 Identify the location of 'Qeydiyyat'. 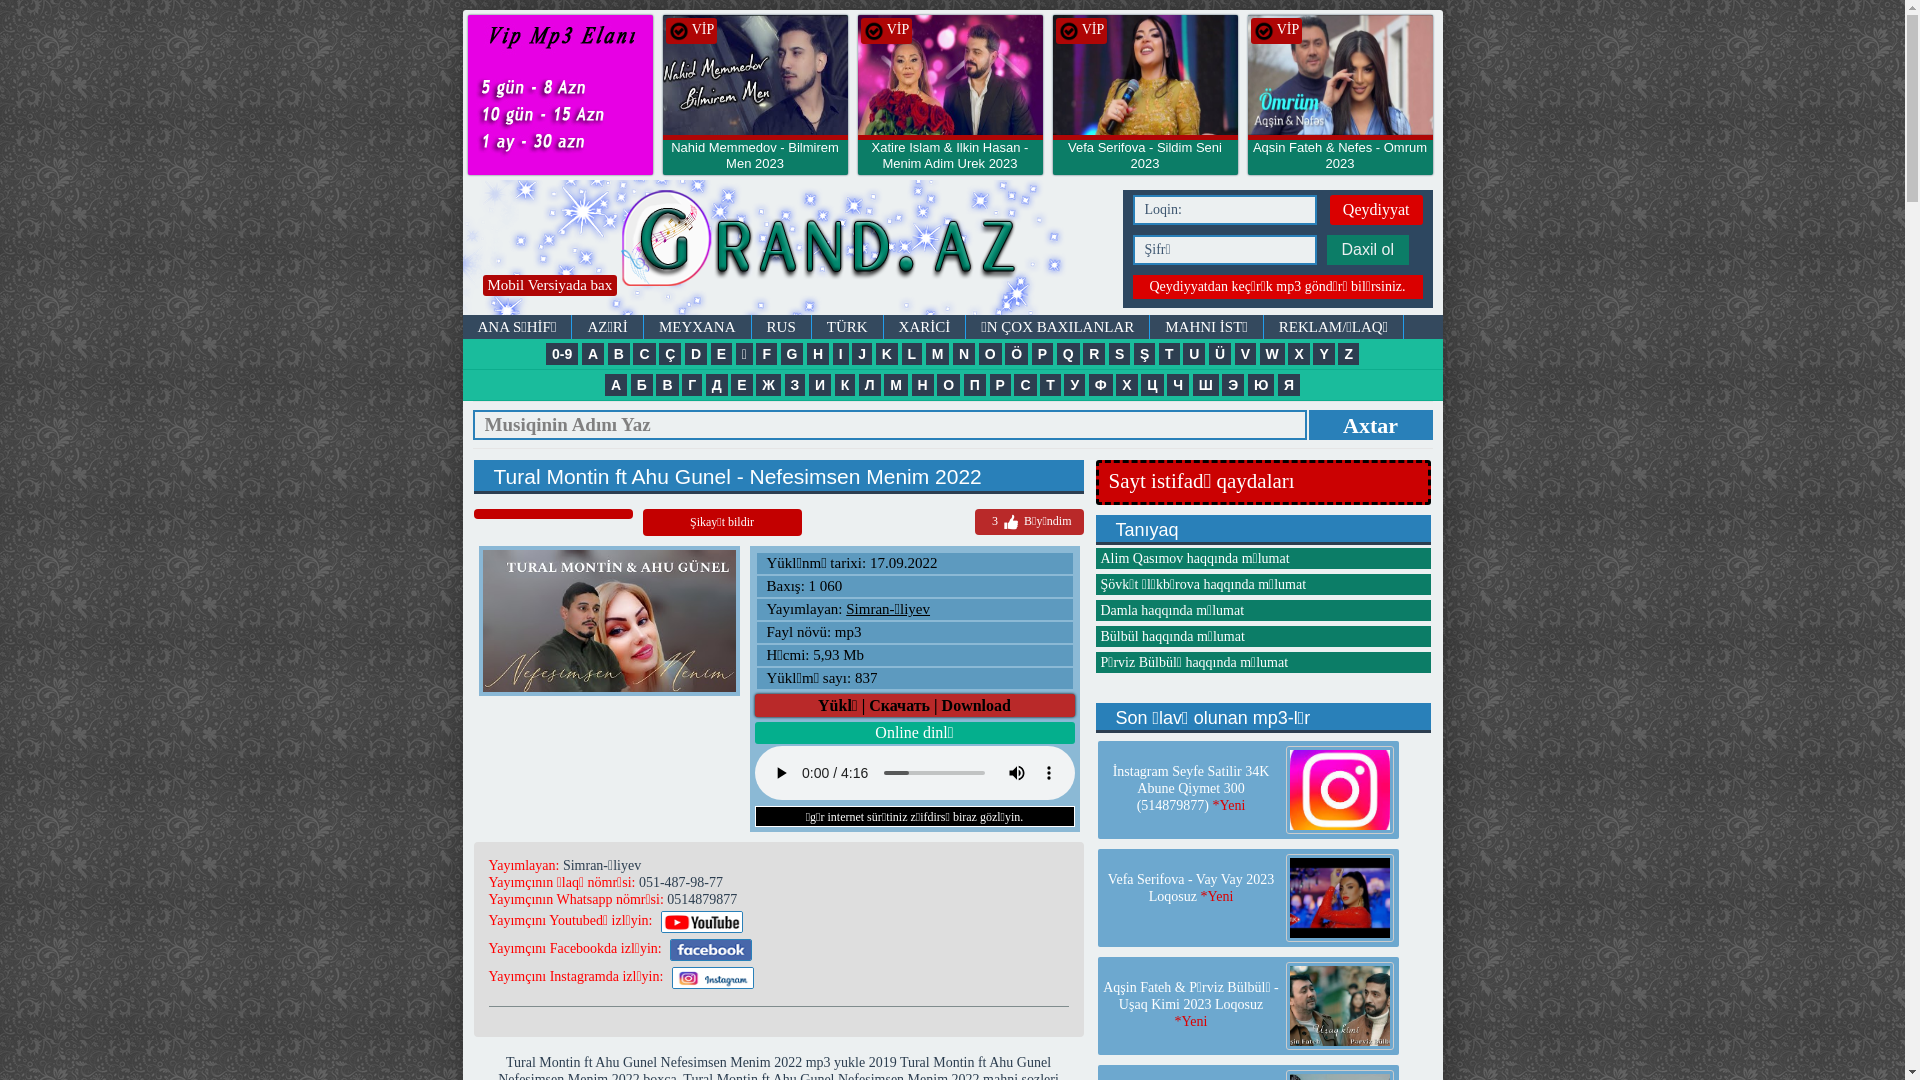
(1375, 209).